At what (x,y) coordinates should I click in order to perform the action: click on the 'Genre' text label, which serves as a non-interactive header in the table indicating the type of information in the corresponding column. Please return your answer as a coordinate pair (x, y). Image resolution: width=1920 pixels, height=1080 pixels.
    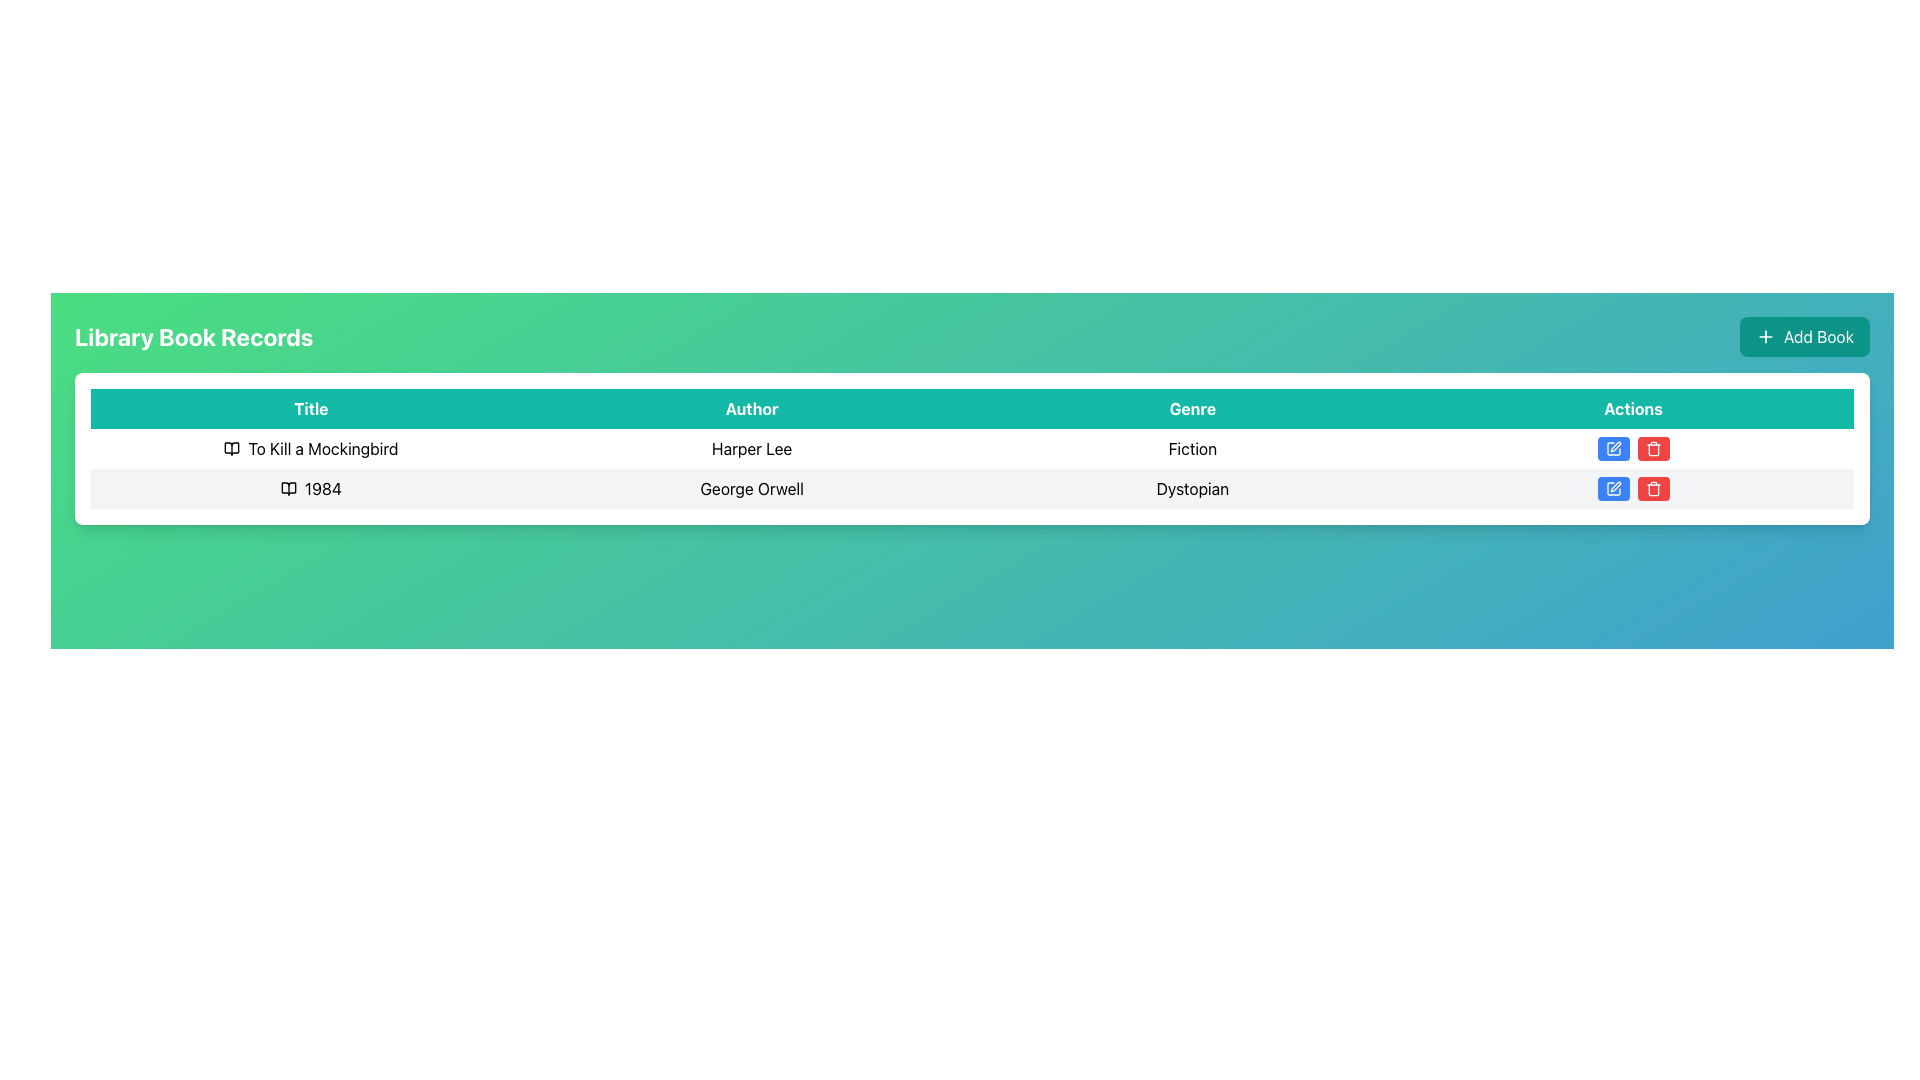
    Looking at the image, I should click on (1192, 407).